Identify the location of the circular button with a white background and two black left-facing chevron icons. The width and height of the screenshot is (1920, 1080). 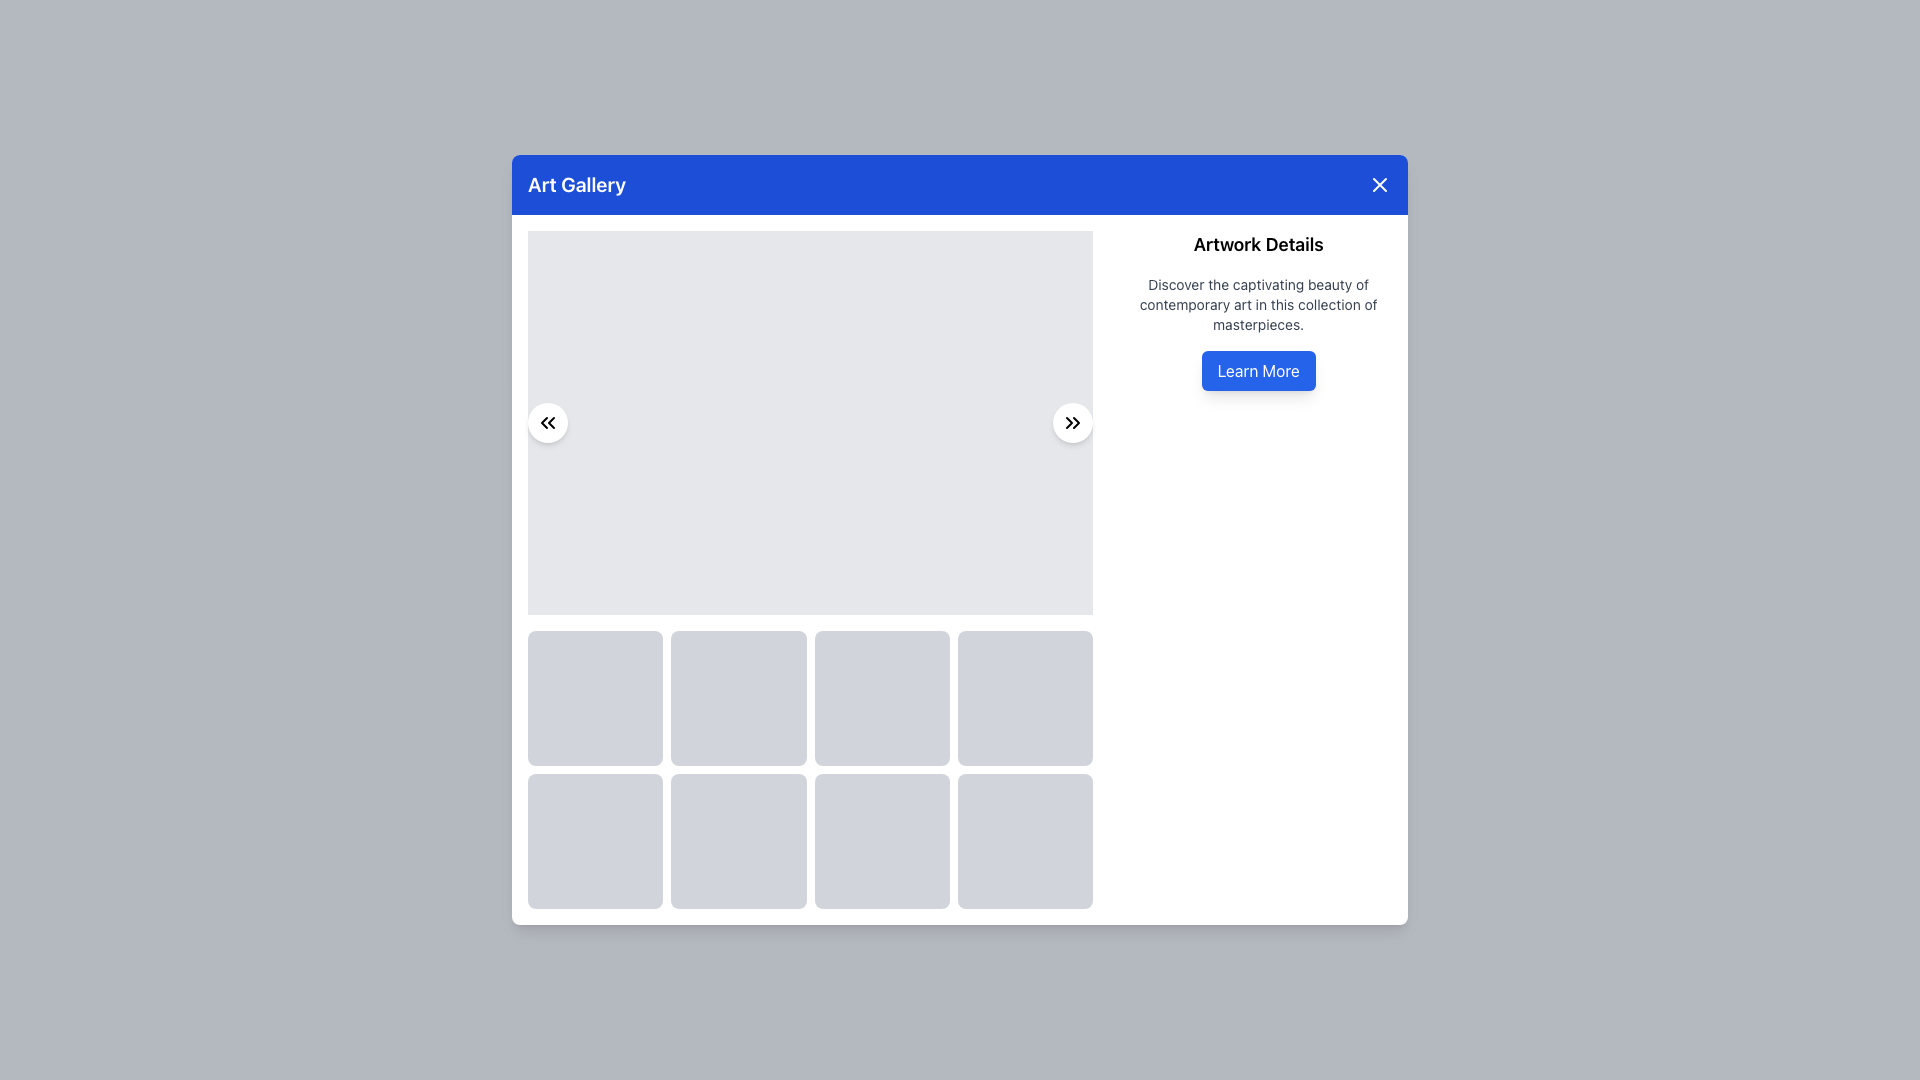
(547, 420).